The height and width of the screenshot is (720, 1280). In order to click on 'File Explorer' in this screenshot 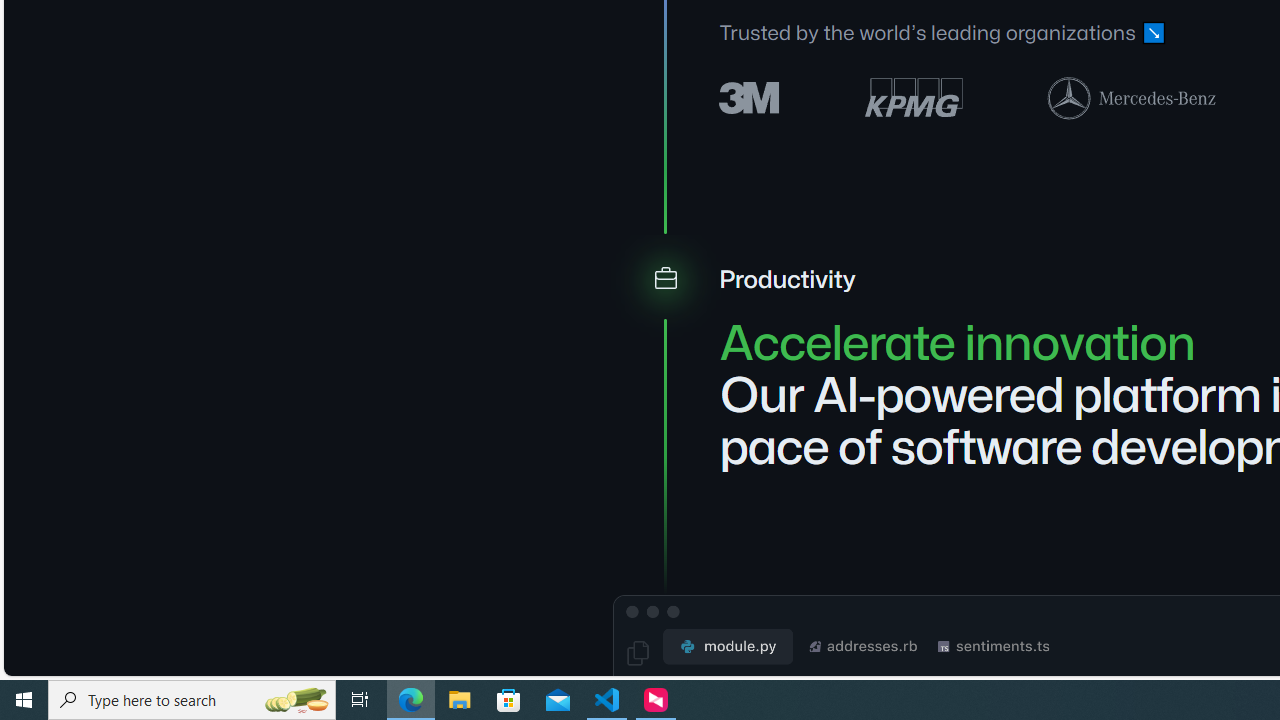, I will do `click(459, 698)`.